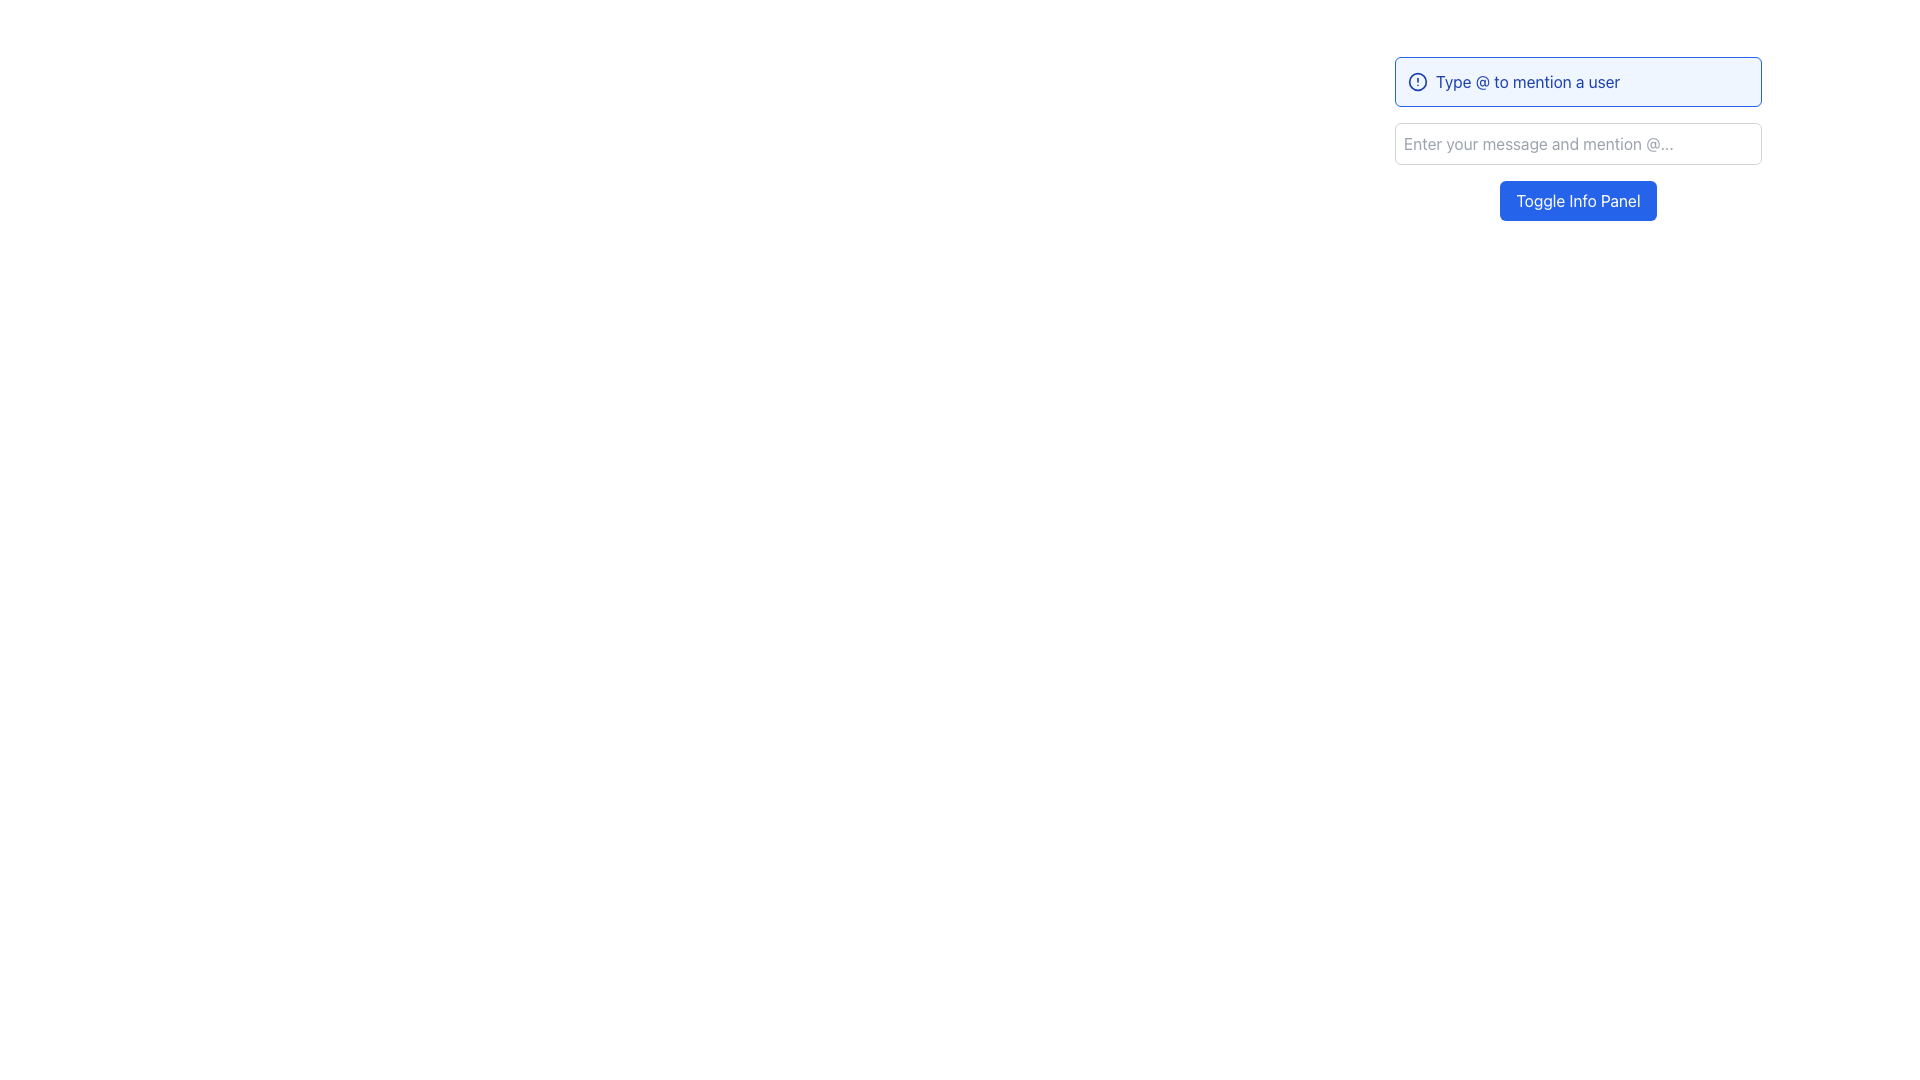 The width and height of the screenshot is (1920, 1080). What do you see at coordinates (1577, 80) in the screenshot?
I see `the Informational Message Box which has a light blue background, a blue rounded border, and contains an icon with an exclamation mark and the text 'Type @ to mention a user'` at bounding box center [1577, 80].